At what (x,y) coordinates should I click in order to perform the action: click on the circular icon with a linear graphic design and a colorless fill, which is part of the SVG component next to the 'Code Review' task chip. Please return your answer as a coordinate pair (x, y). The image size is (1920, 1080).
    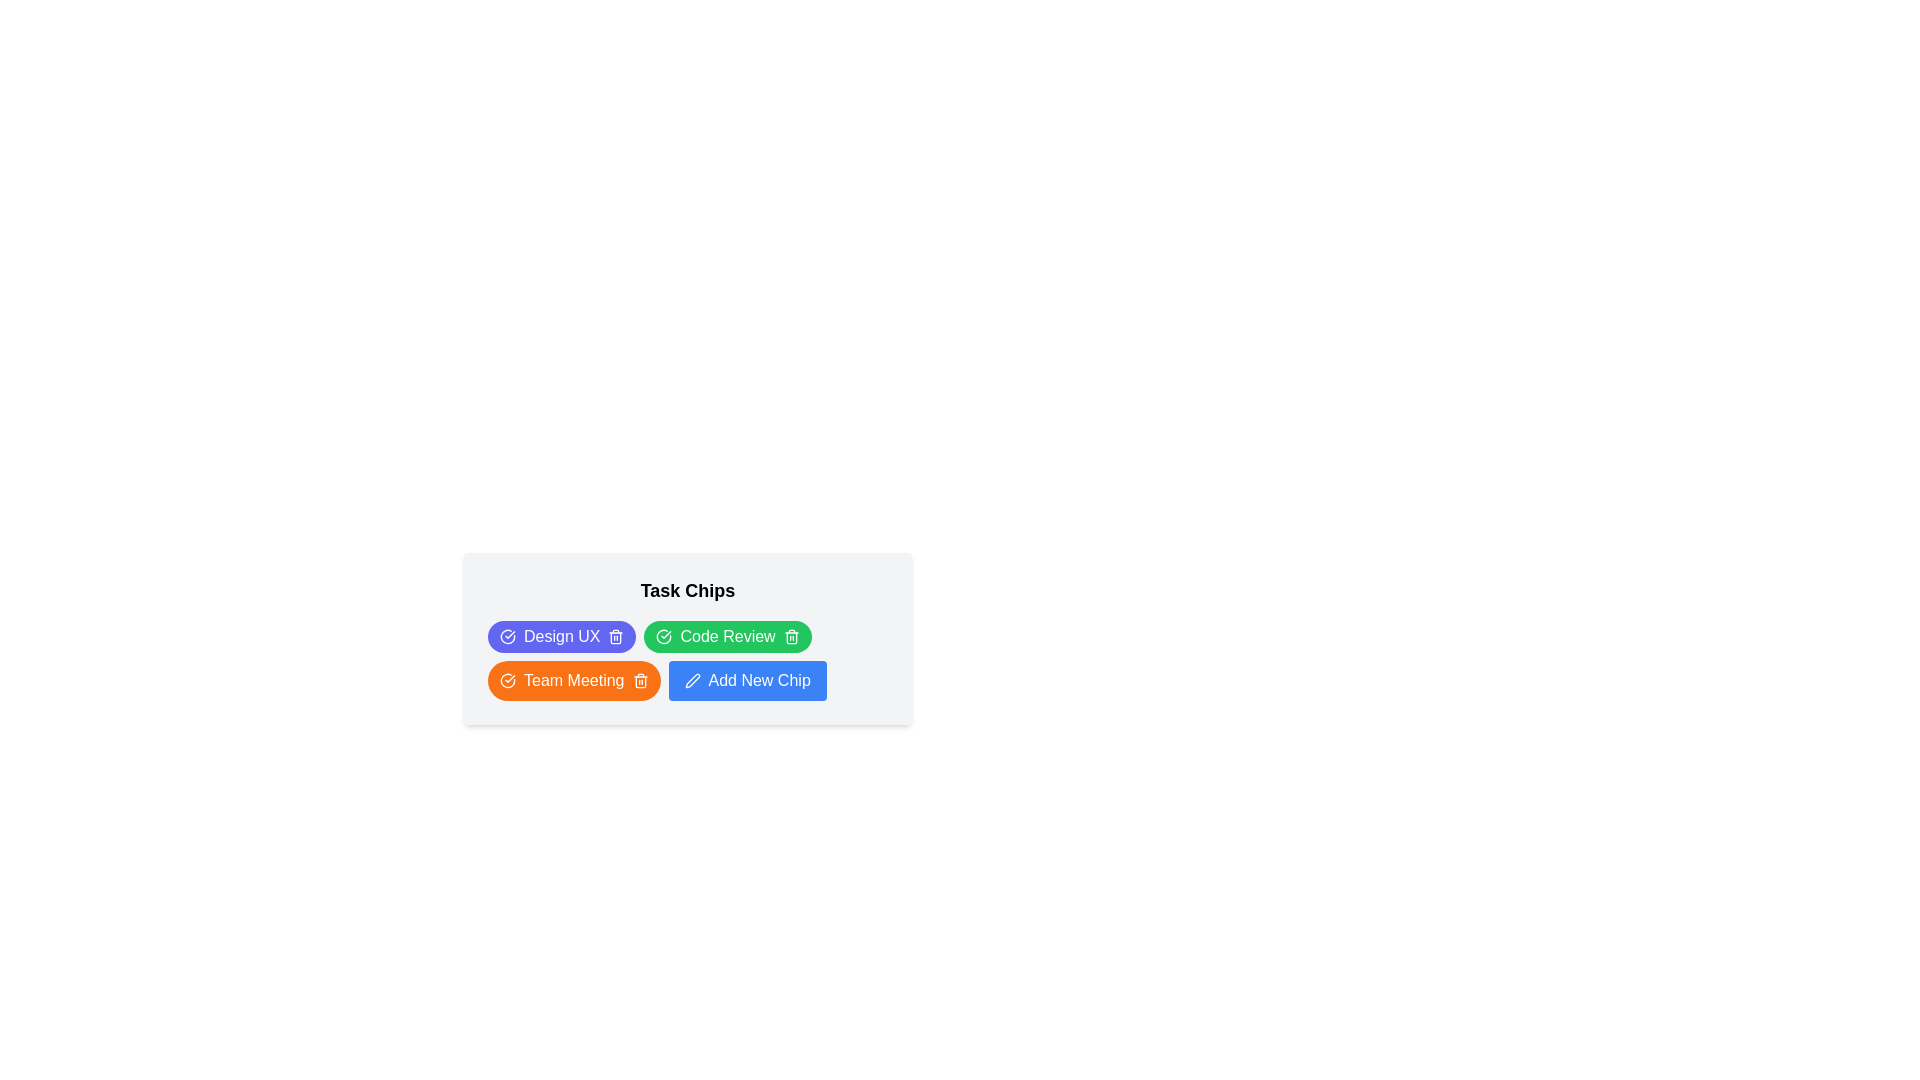
    Looking at the image, I should click on (508, 680).